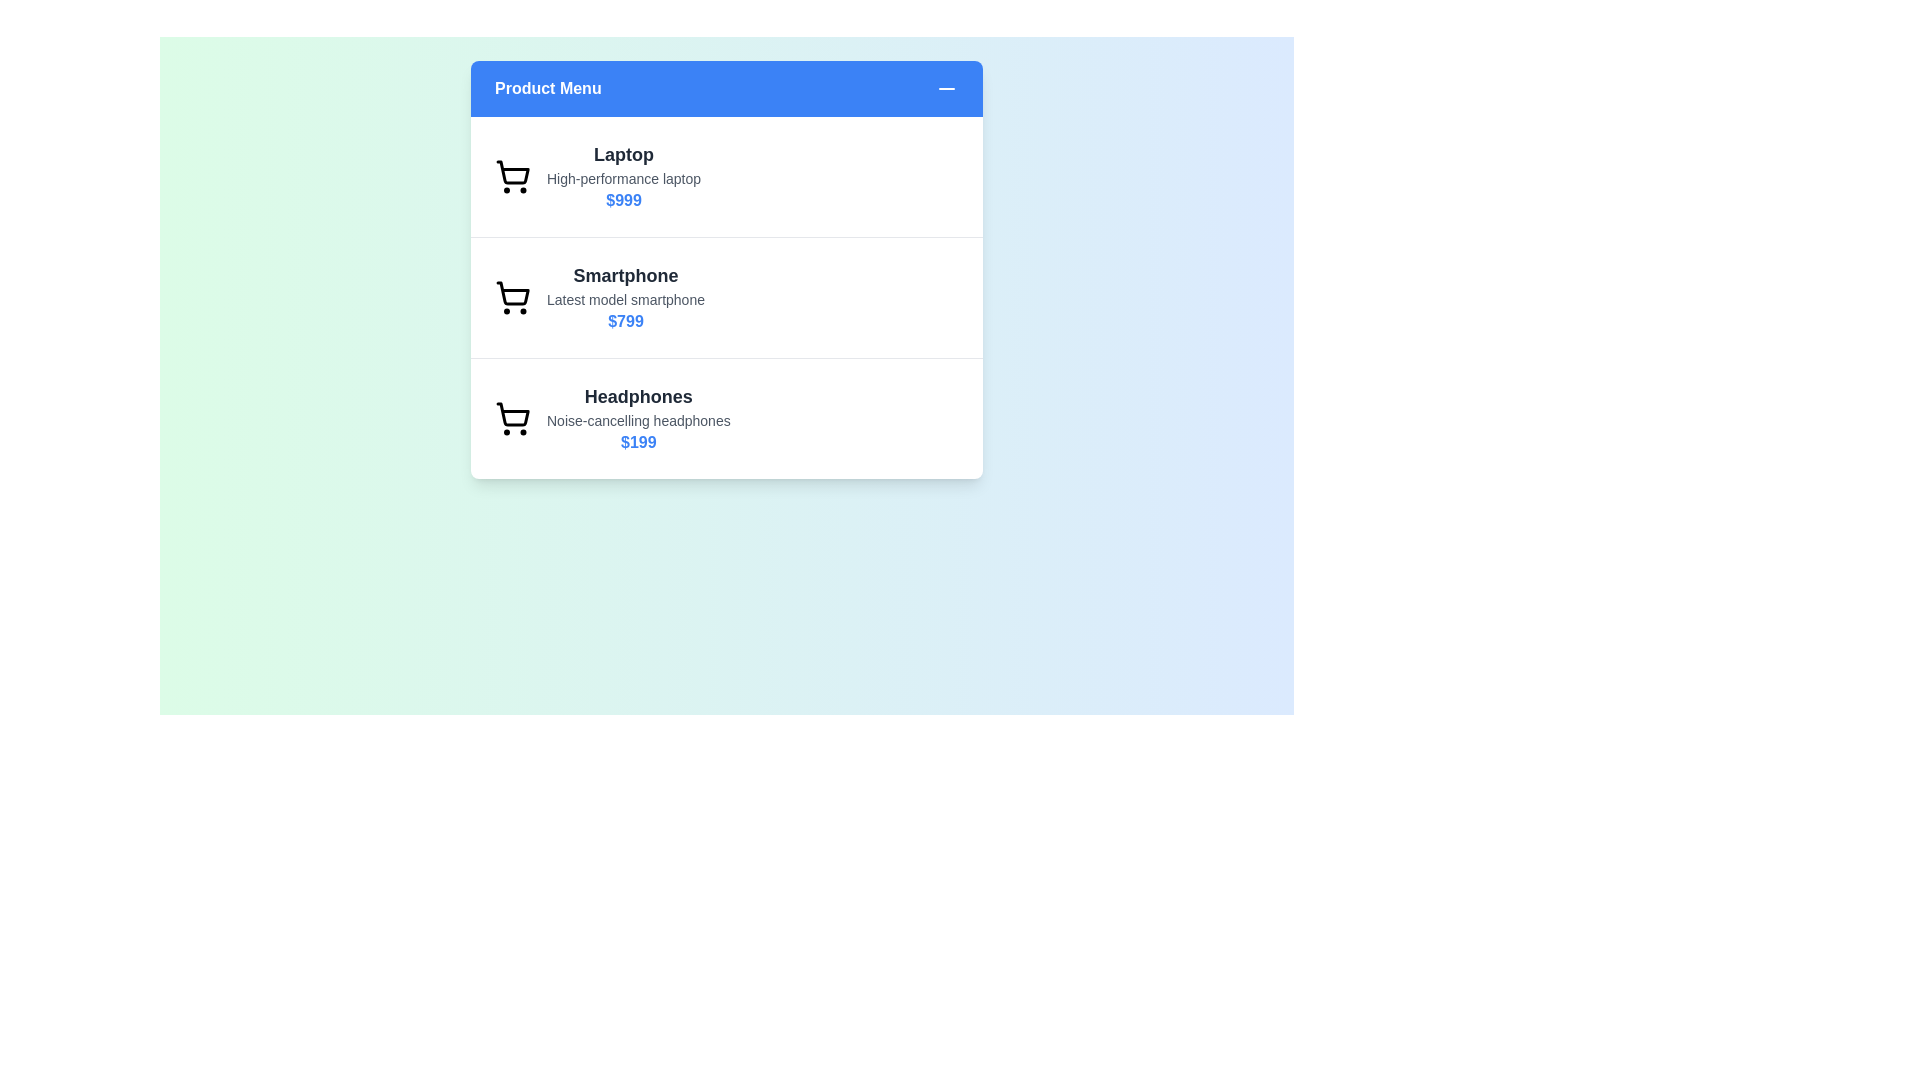 This screenshot has width=1920, height=1080. Describe the element at coordinates (513, 418) in the screenshot. I see `the product icon for Headphones` at that location.